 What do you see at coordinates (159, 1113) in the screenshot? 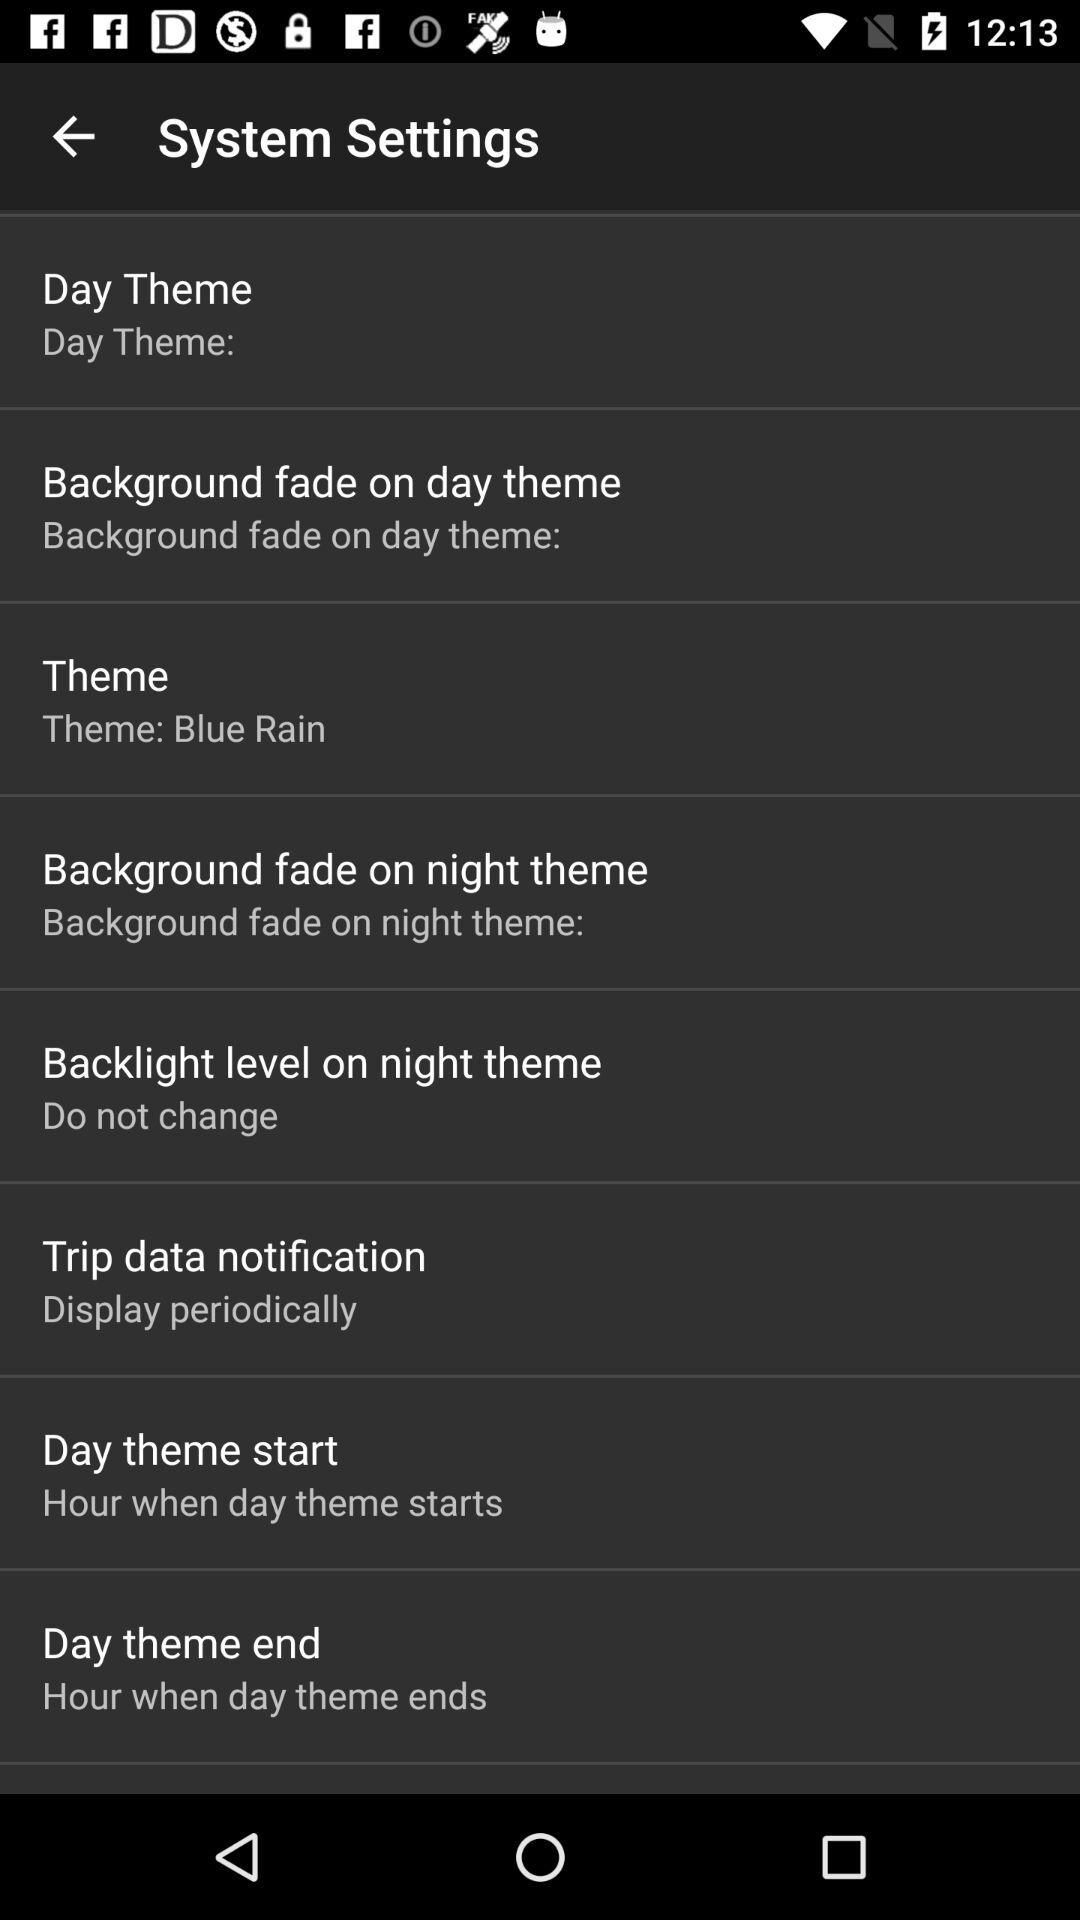
I see `the app above the trip data notification` at bounding box center [159, 1113].